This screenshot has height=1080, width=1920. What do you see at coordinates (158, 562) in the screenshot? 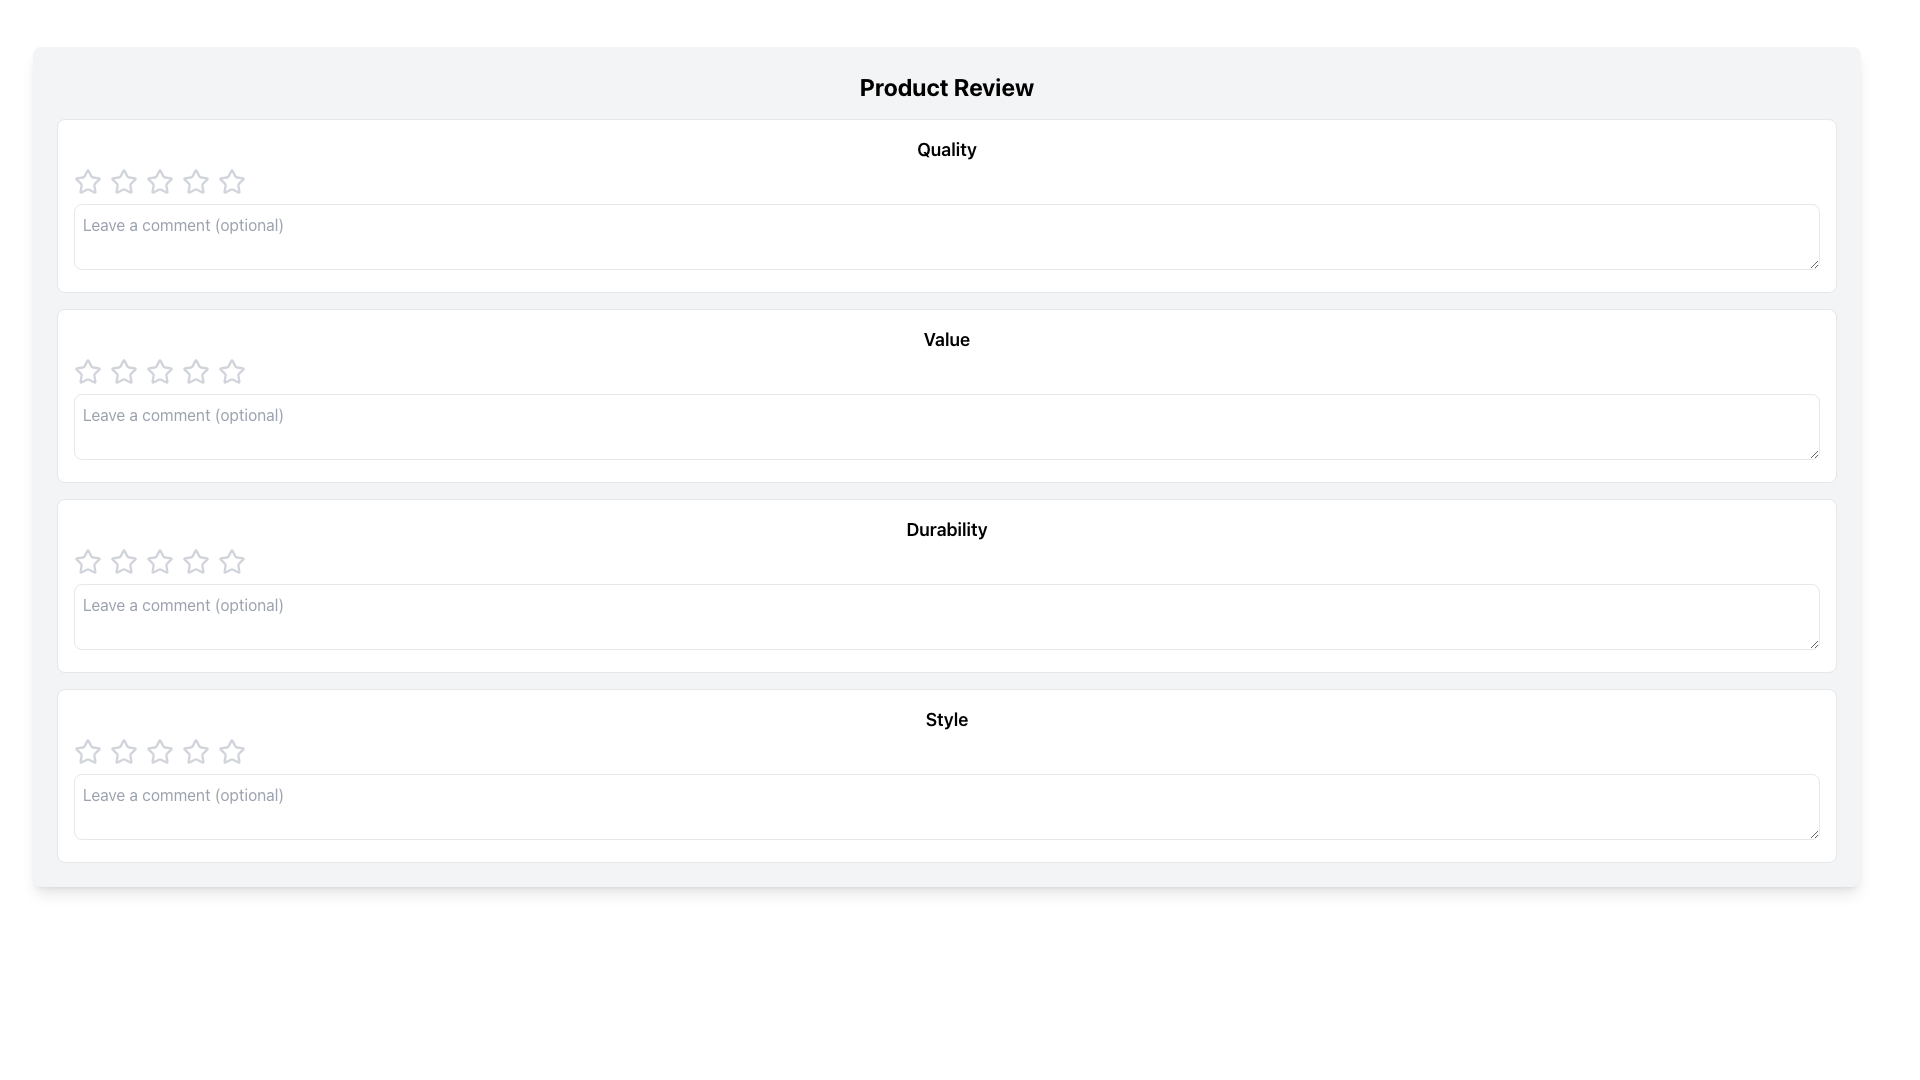
I see `the fourth star icon in the 'Durability' category of the rating system to provide visual feedback` at bounding box center [158, 562].